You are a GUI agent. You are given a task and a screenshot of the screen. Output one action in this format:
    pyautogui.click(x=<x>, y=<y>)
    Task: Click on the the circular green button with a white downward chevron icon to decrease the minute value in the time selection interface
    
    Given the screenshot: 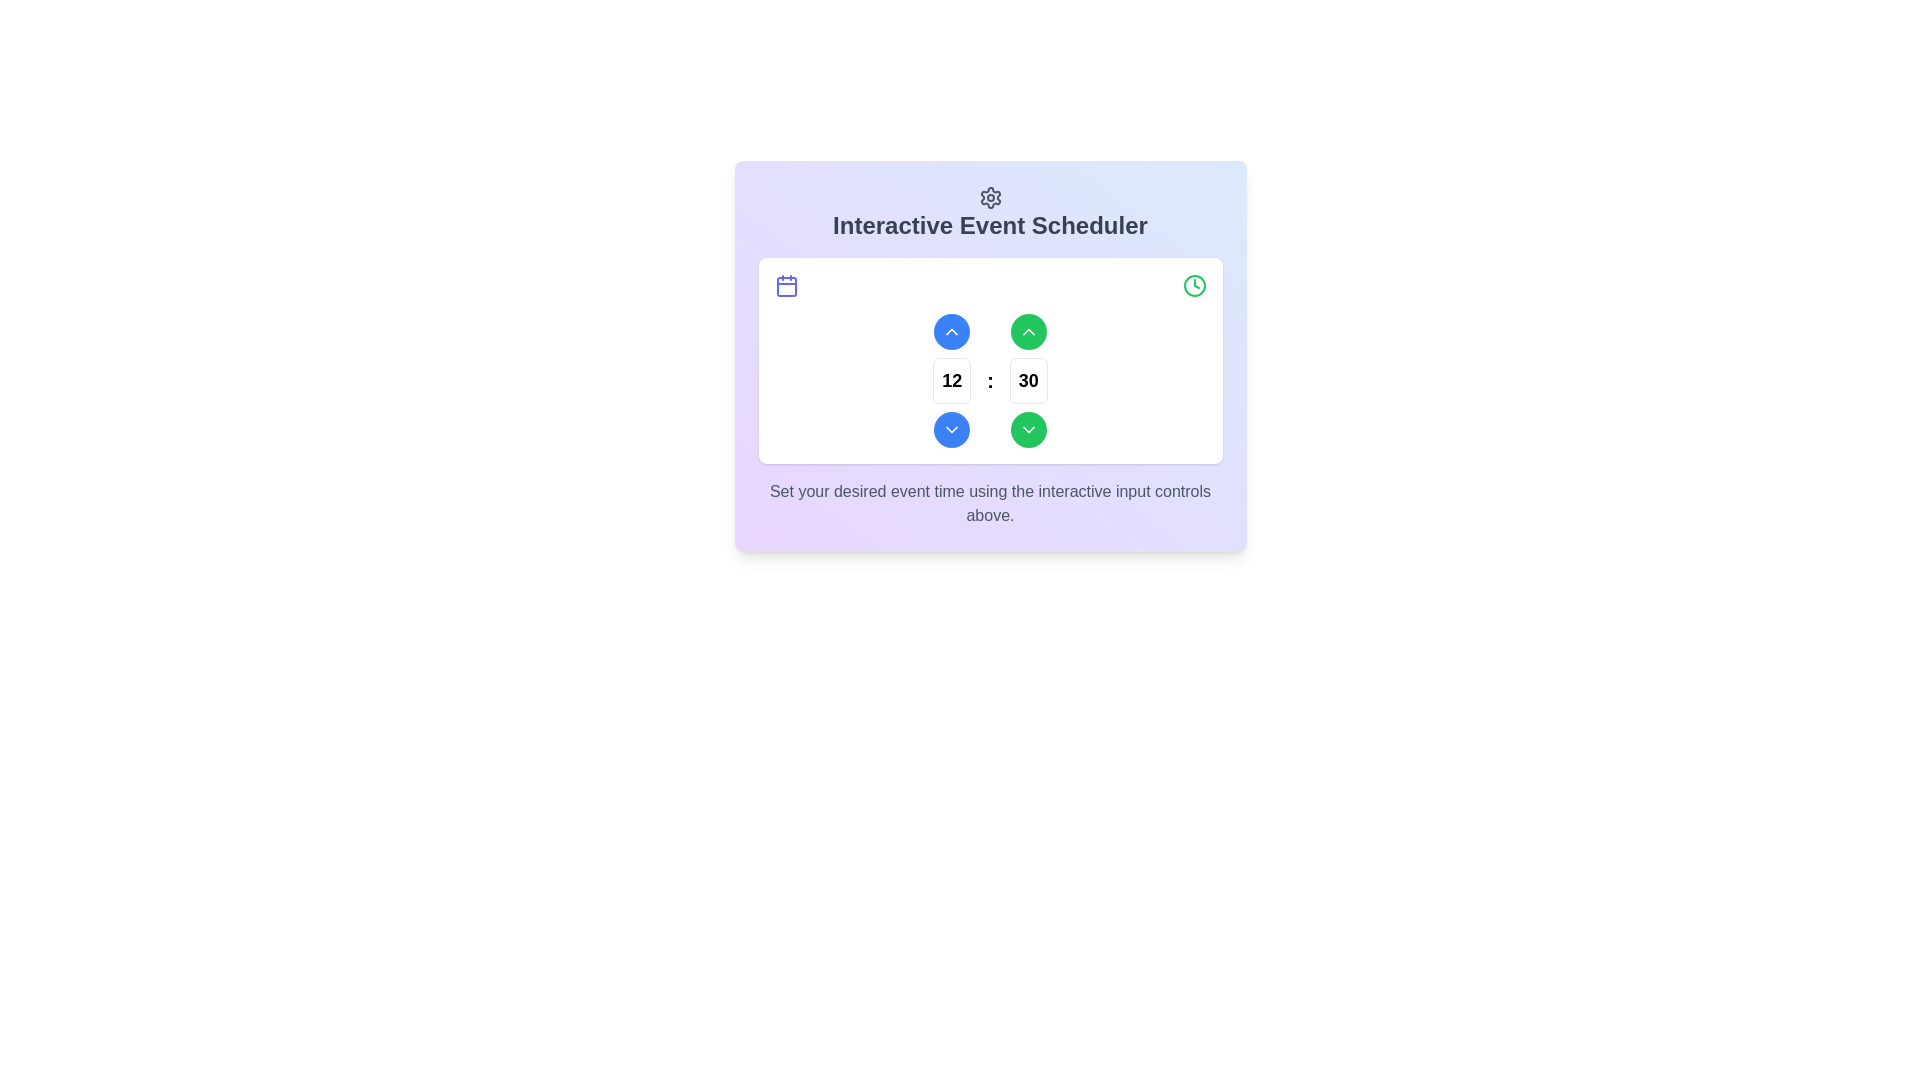 What is the action you would take?
    pyautogui.click(x=1028, y=428)
    